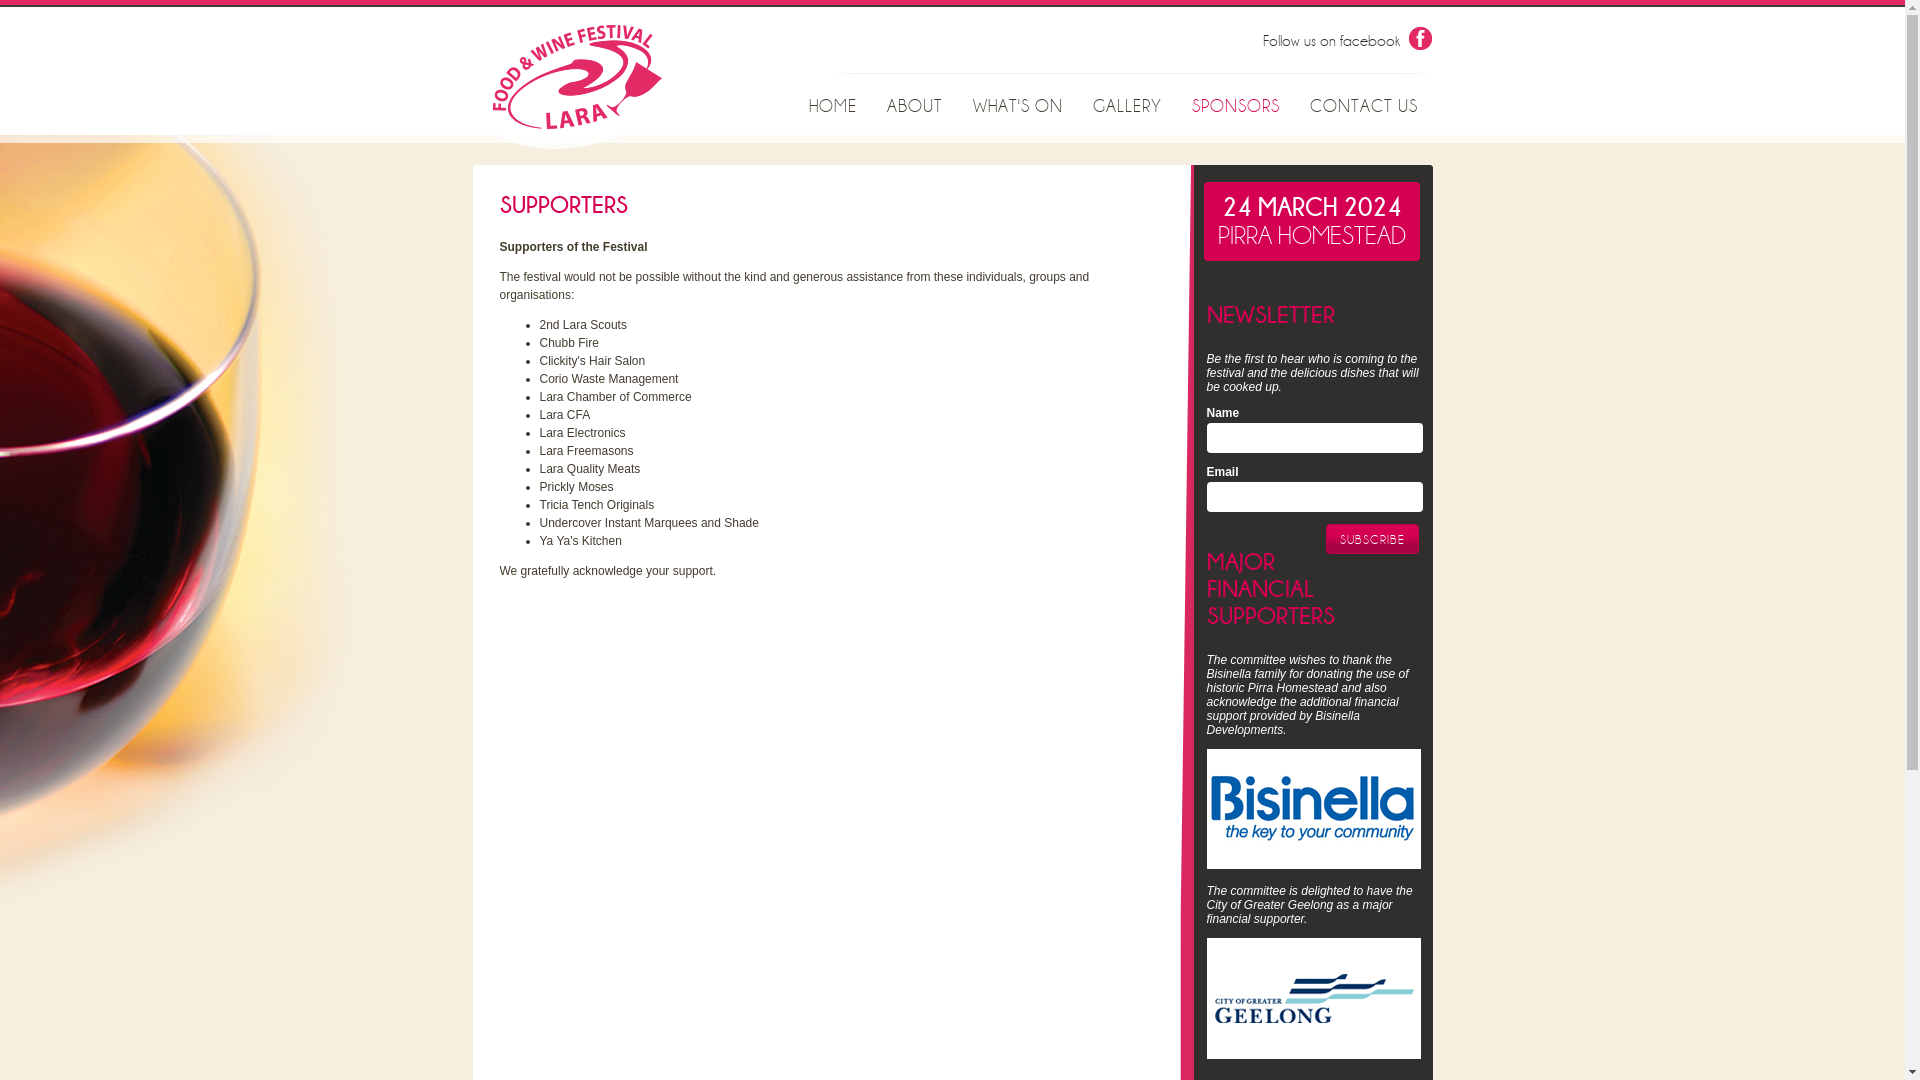 The width and height of the screenshot is (1920, 1080). I want to click on 'WHAT'S ON', so click(1017, 107).